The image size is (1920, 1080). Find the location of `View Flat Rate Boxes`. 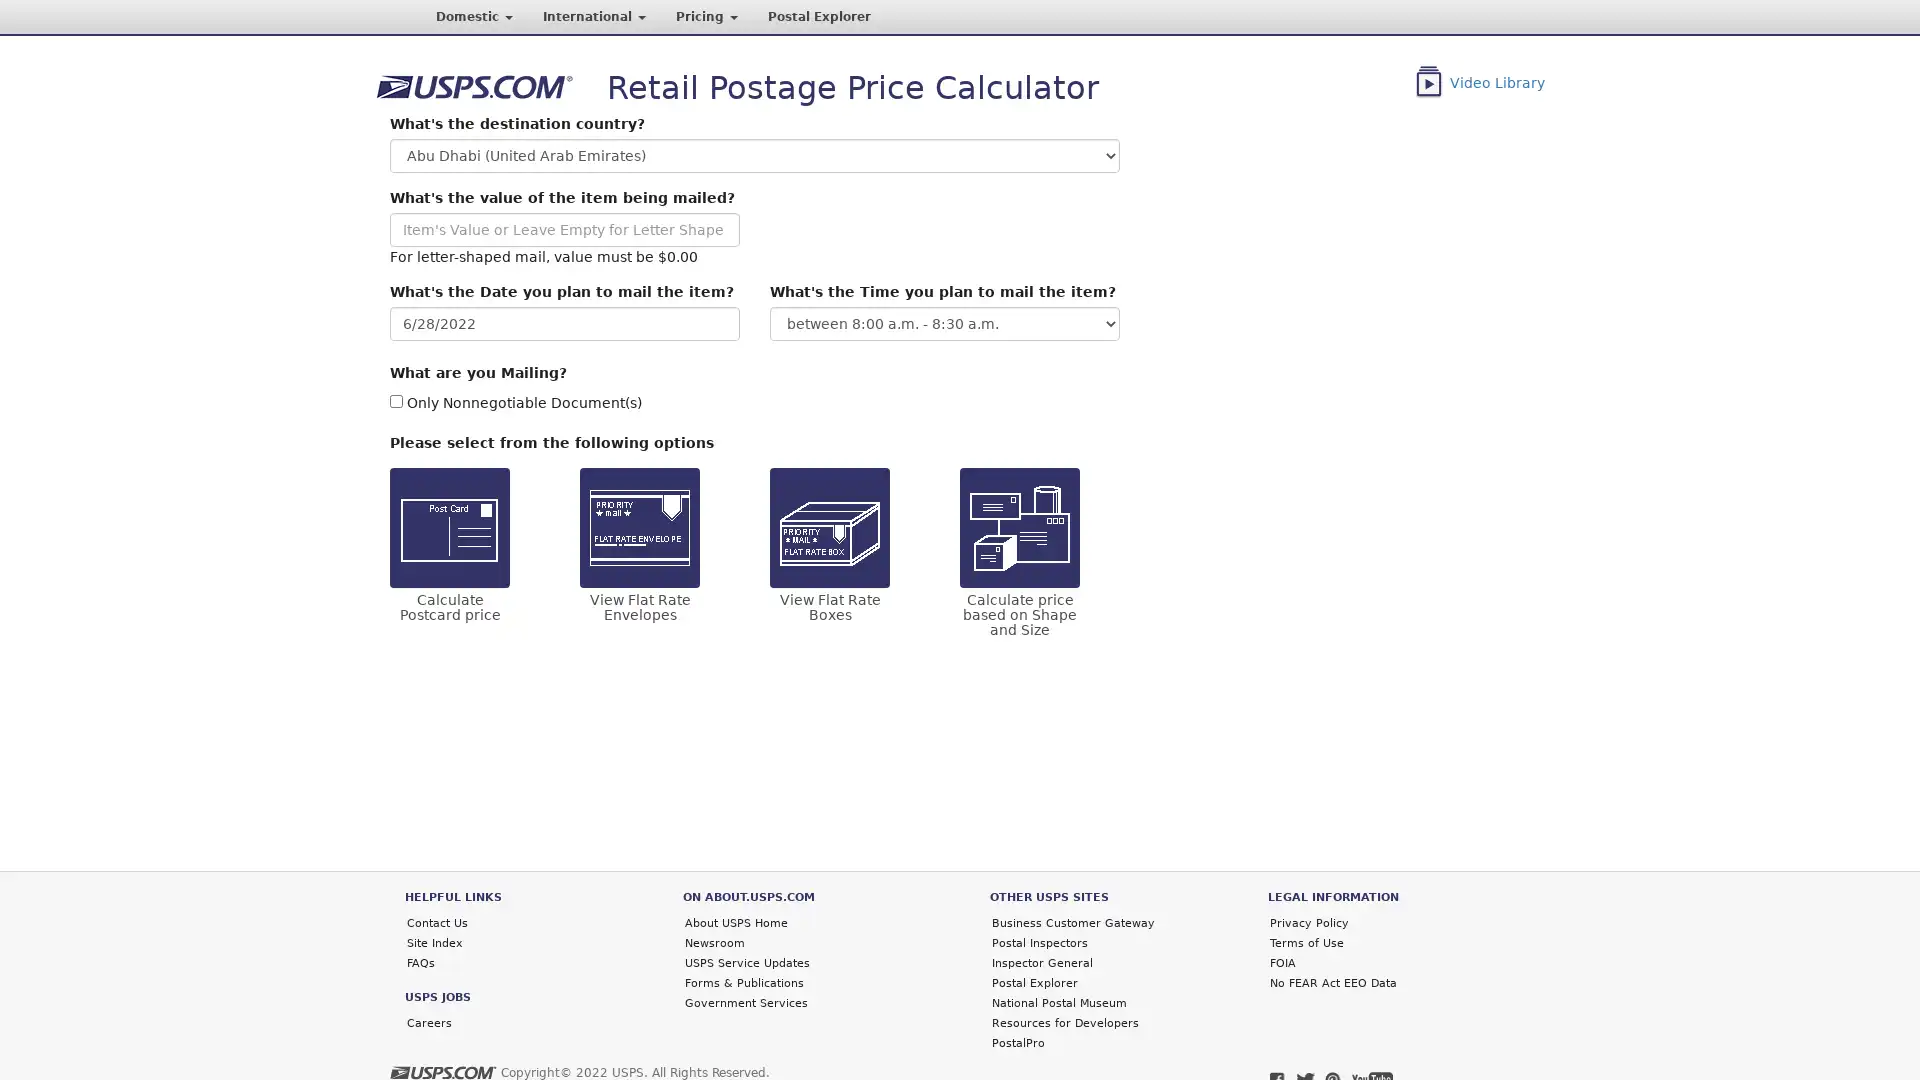

View Flat Rate Boxes is located at coordinates (830, 527).